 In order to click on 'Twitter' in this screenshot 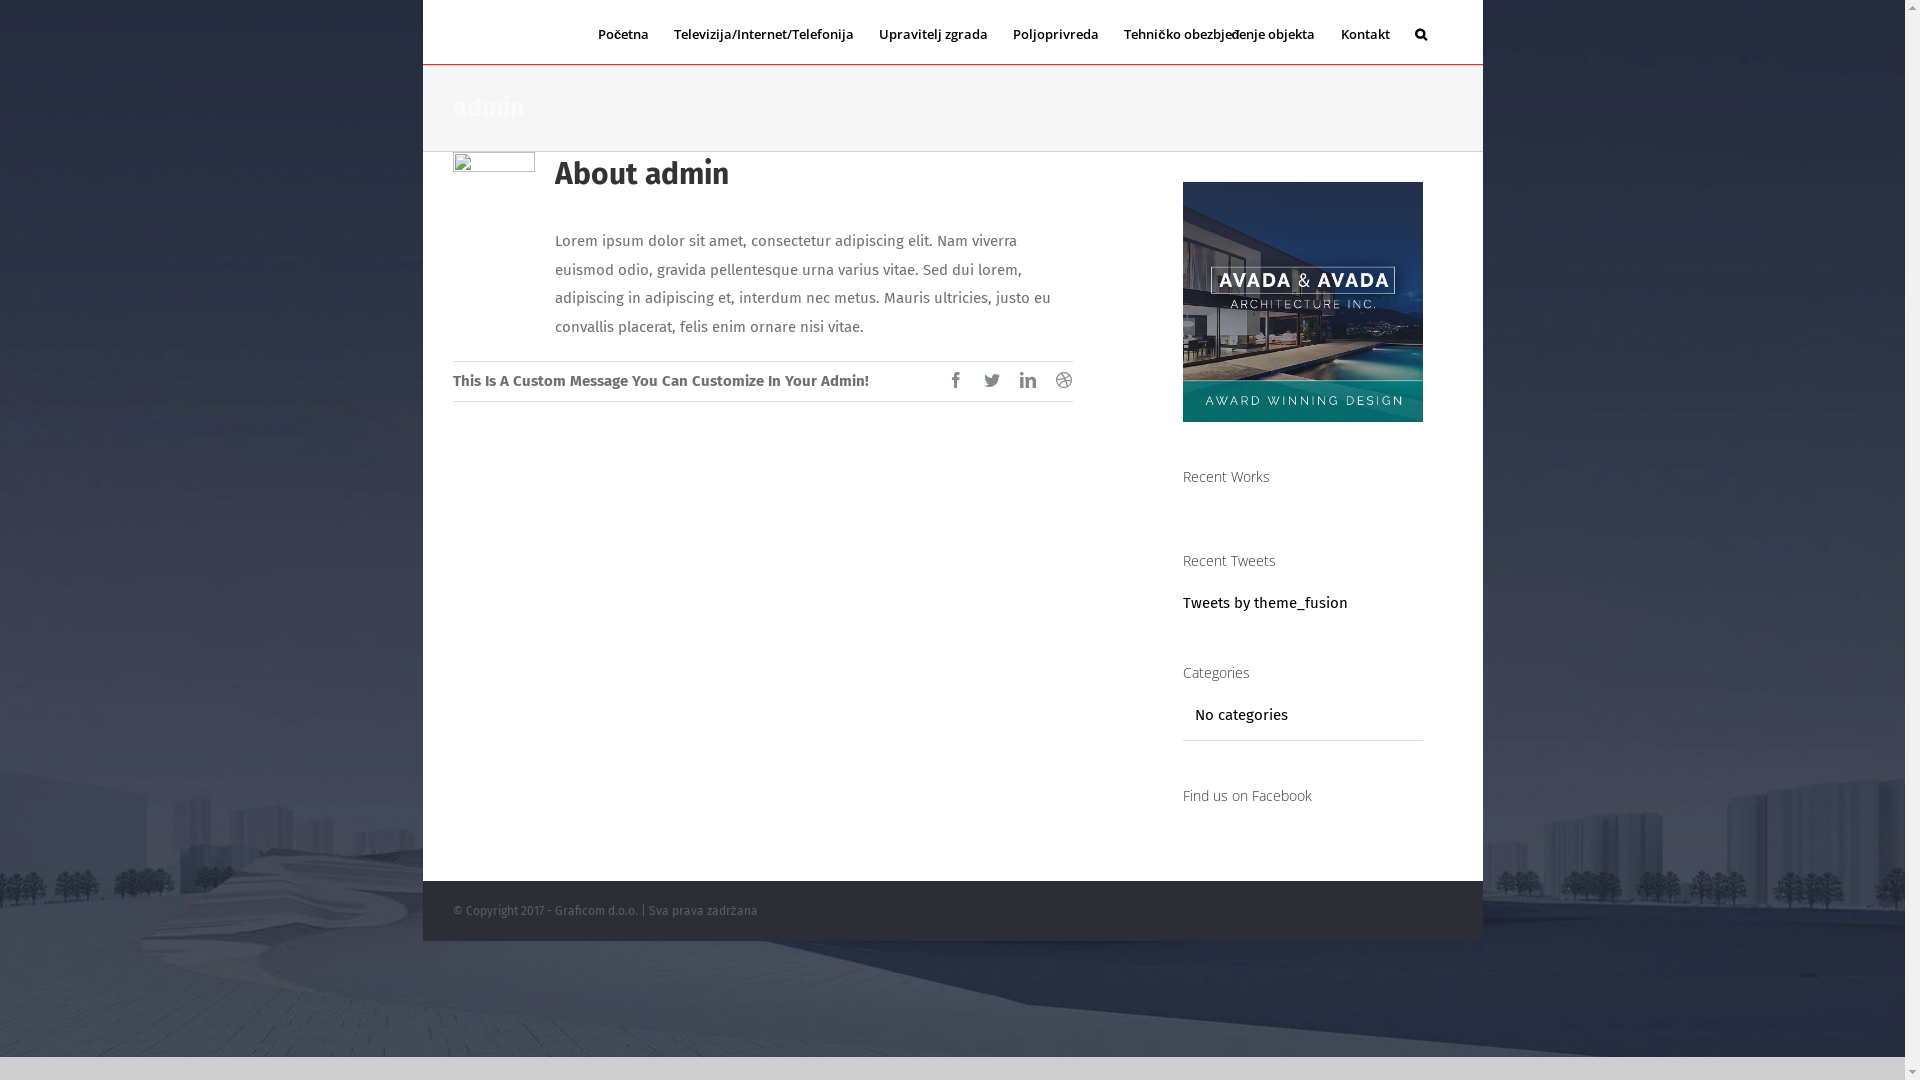, I will do `click(992, 380)`.